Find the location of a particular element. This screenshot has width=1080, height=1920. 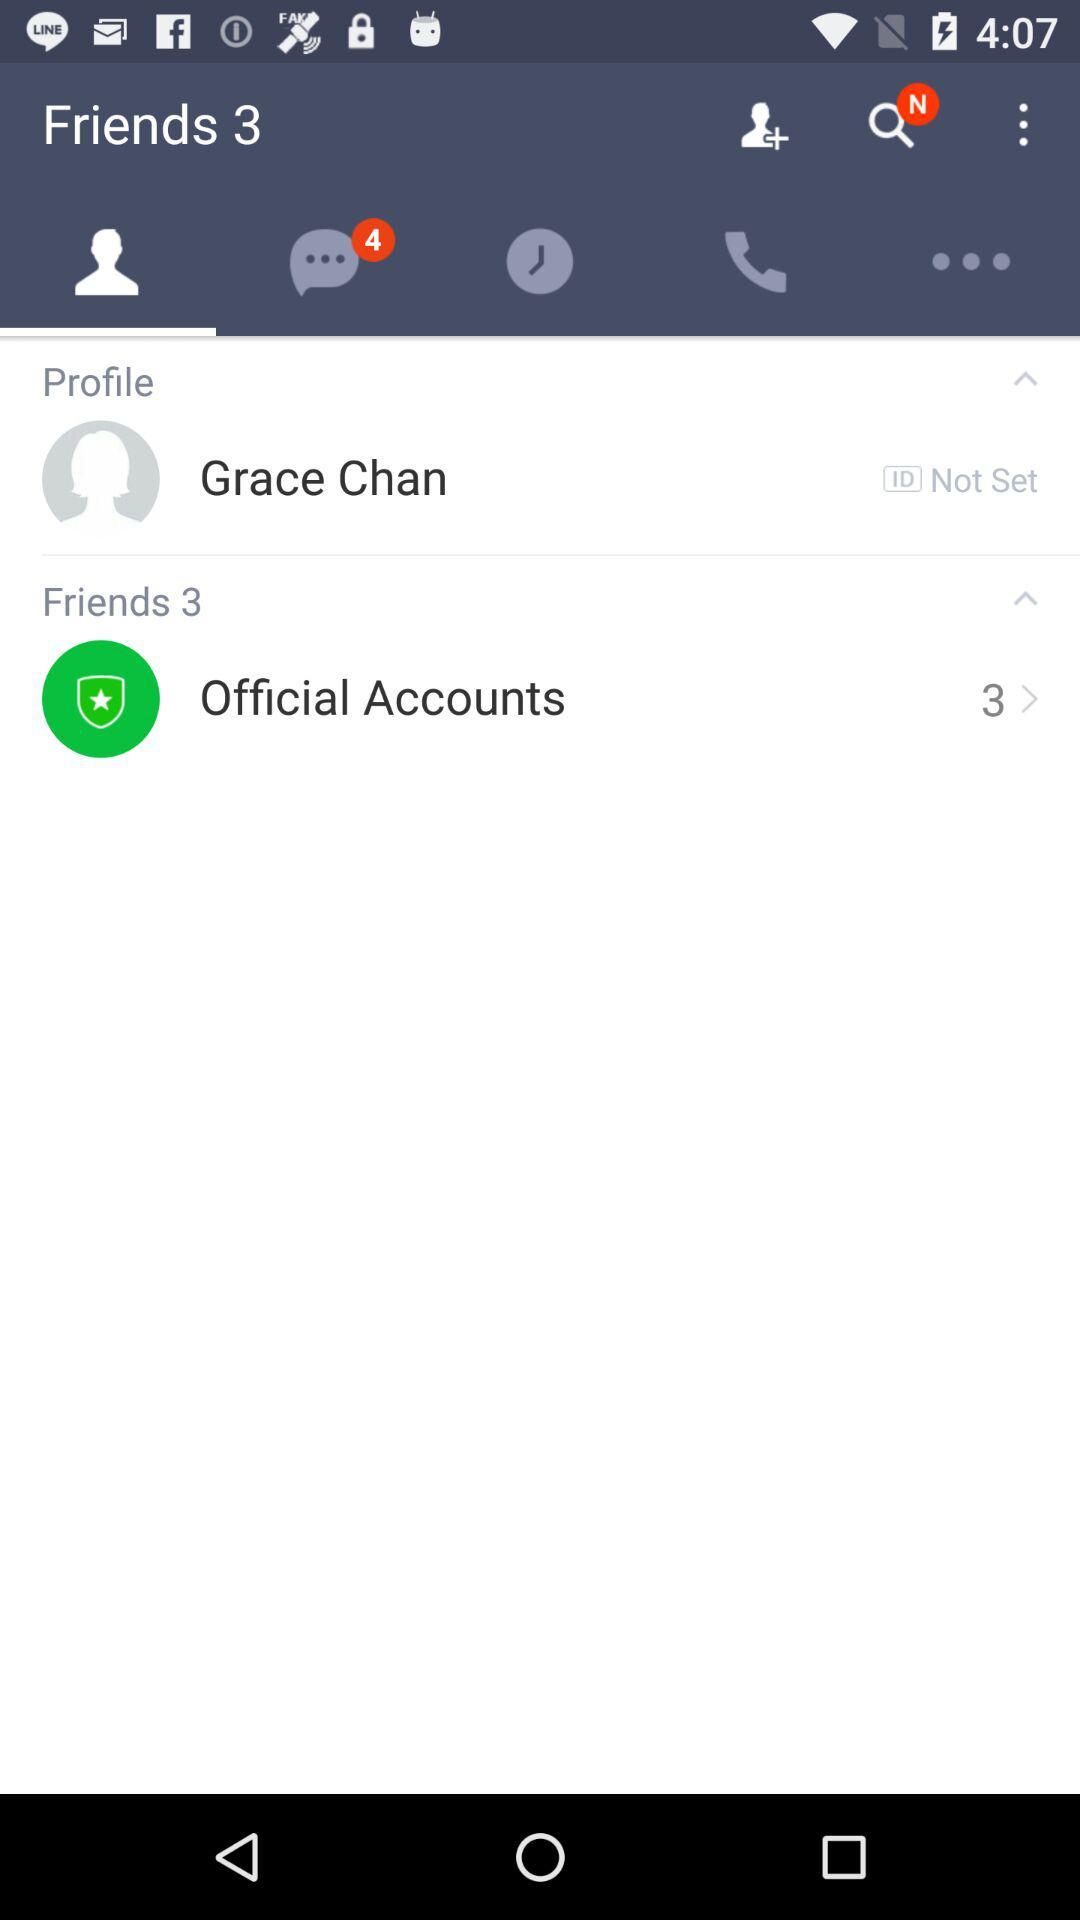

the grace chan item is located at coordinates (322, 477).